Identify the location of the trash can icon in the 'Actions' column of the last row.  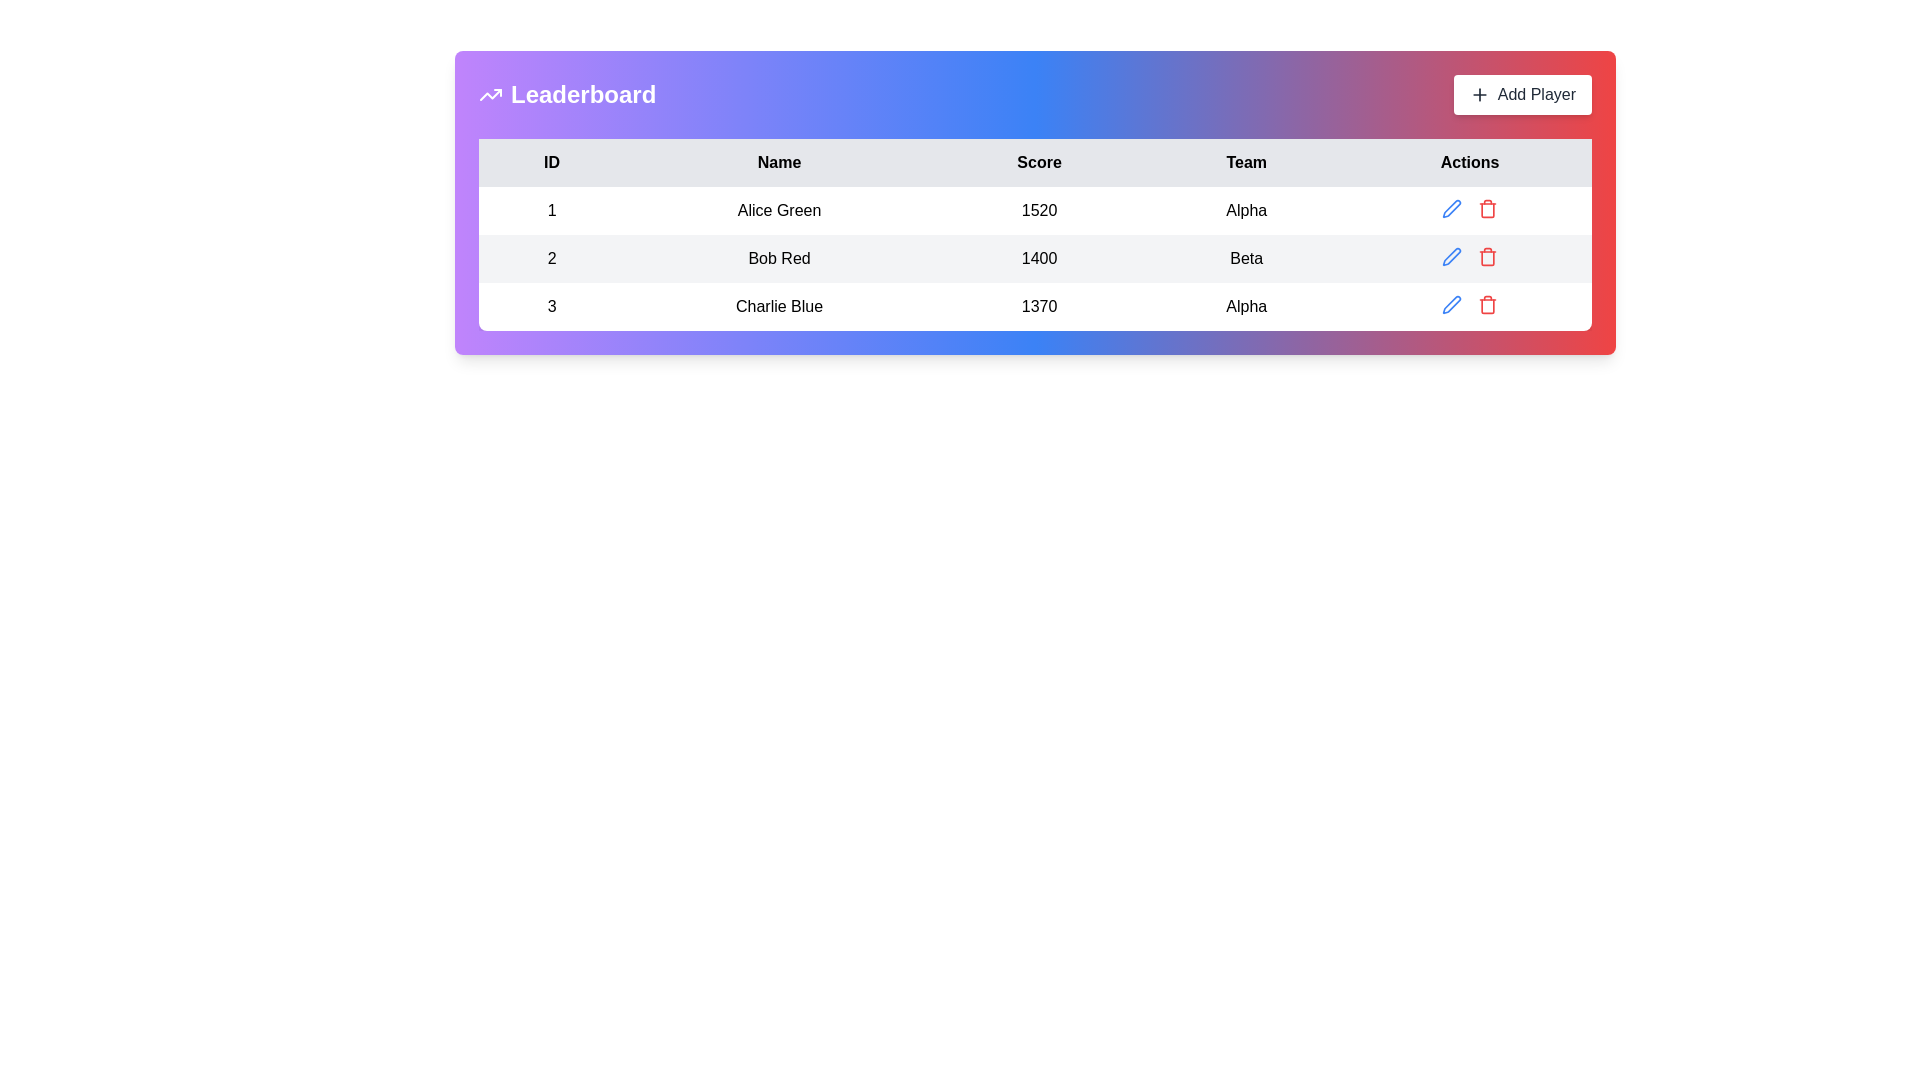
(1488, 208).